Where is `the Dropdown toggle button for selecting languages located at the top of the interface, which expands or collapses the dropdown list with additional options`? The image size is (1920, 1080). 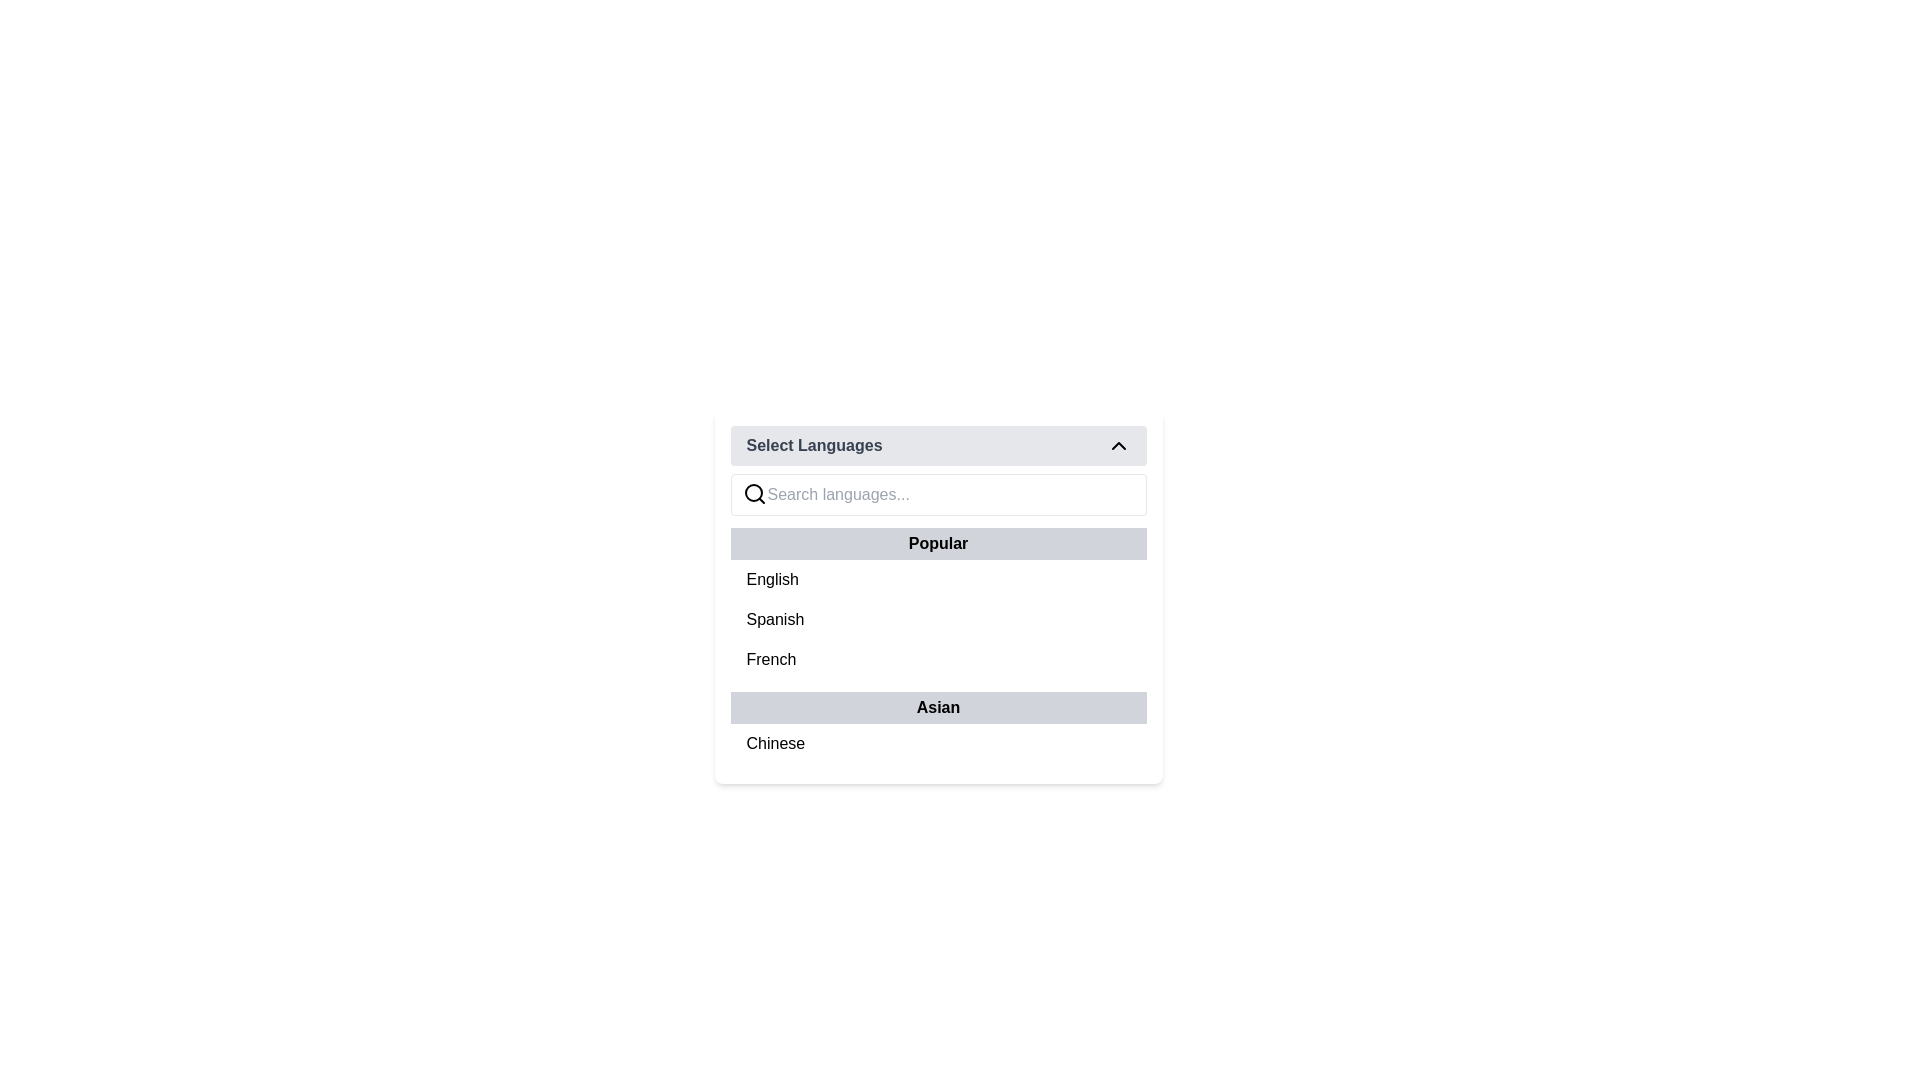
the Dropdown toggle button for selecting languages located at the top of the interface, which expands or collapses the dropdown list with additional options is located at coordinates (937, 445).